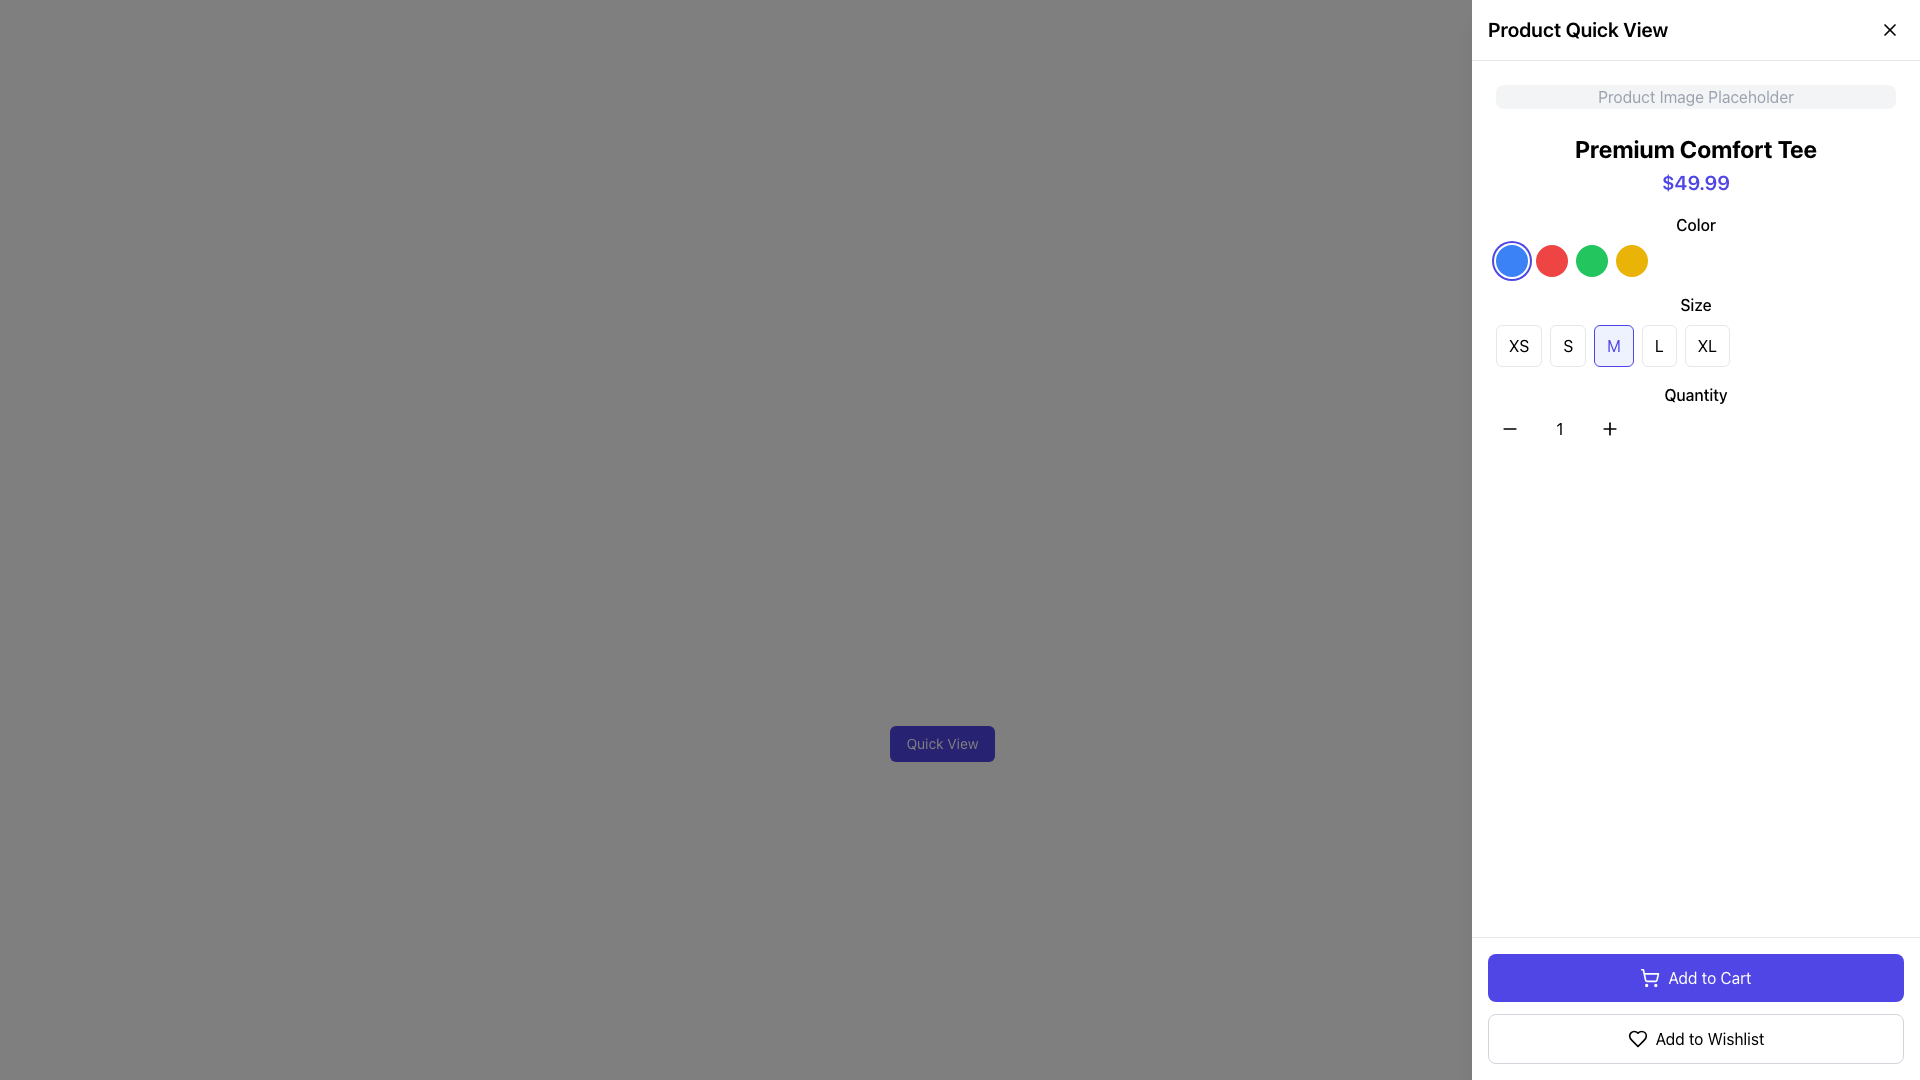  I want to click on the text label 'Product Quick View' located at the top-left of the side panel, so click(1577, 30).